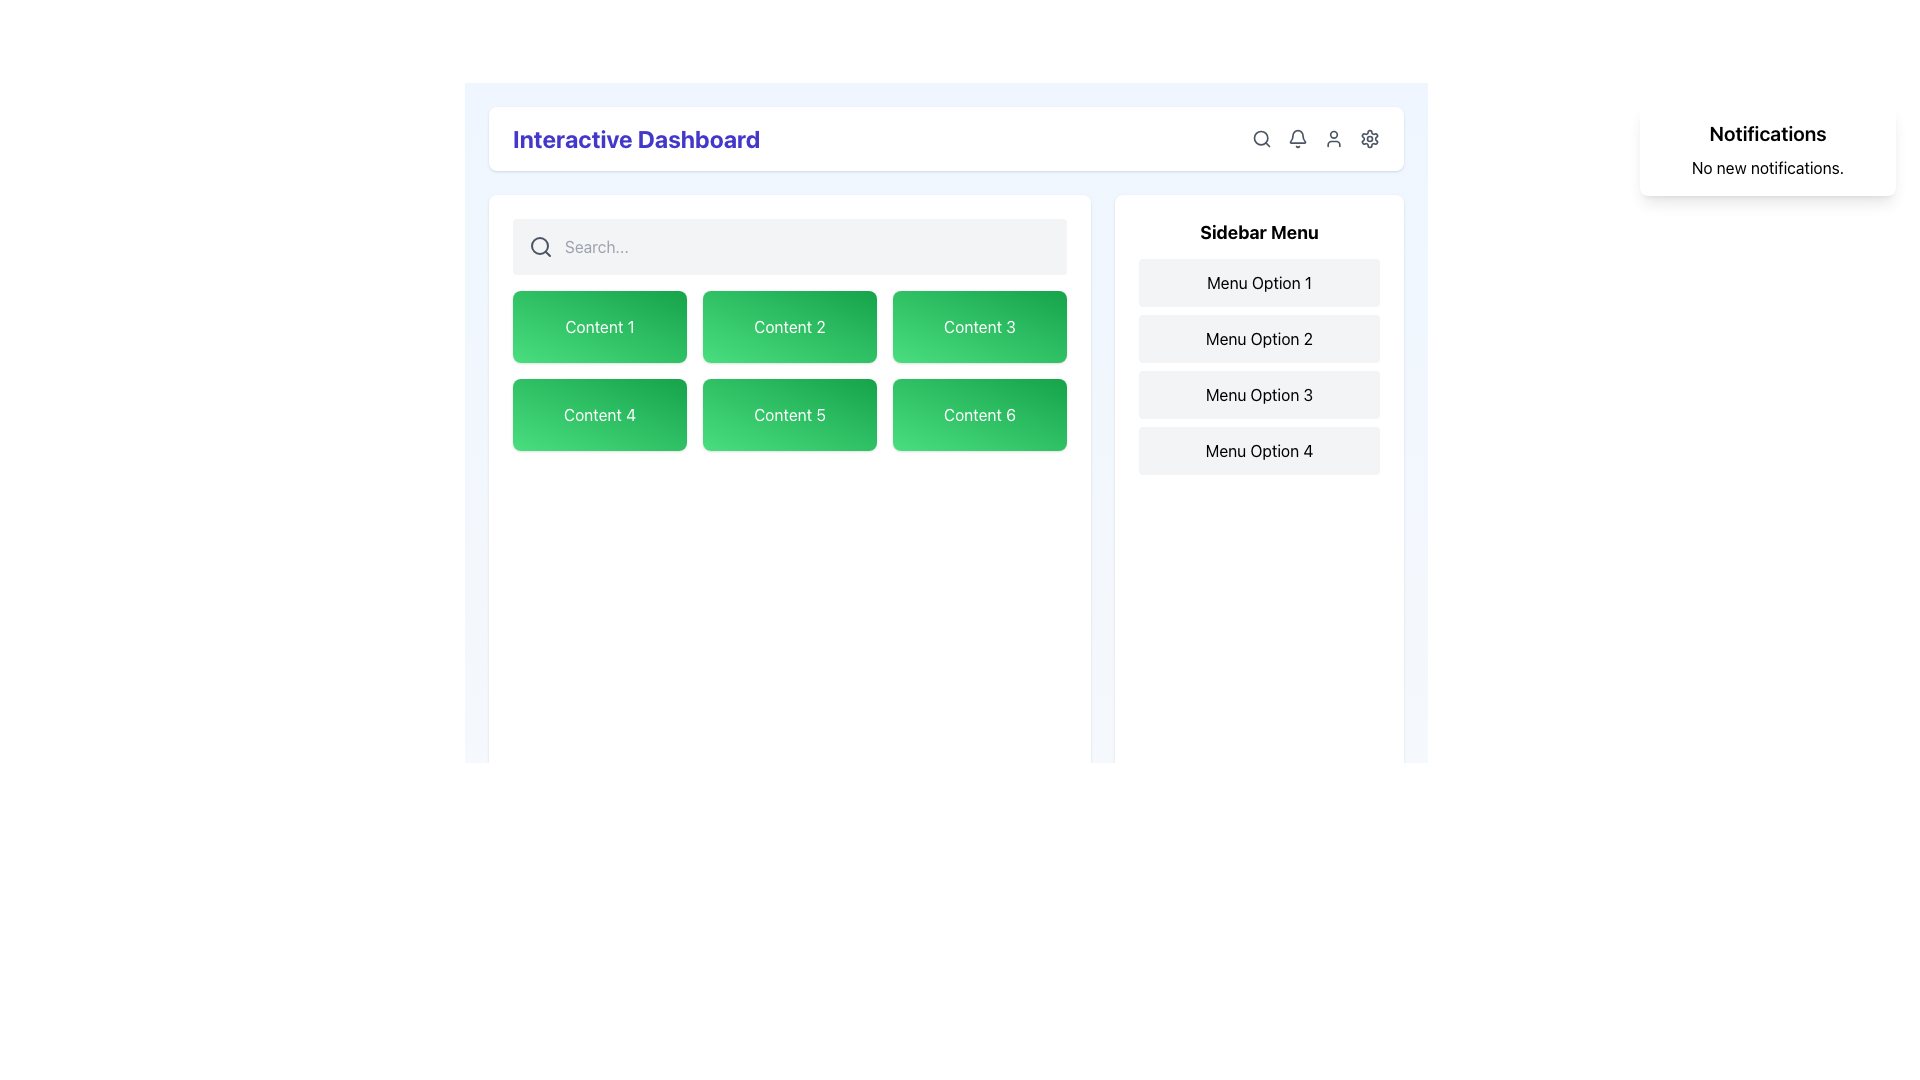  Describe the element at coordinates (1258, 231) in the screenshot. I see `the bold text label displaying 'Sidebar Menu' located at the top of the sidebar section on the right-hand side of the interface` at that location.